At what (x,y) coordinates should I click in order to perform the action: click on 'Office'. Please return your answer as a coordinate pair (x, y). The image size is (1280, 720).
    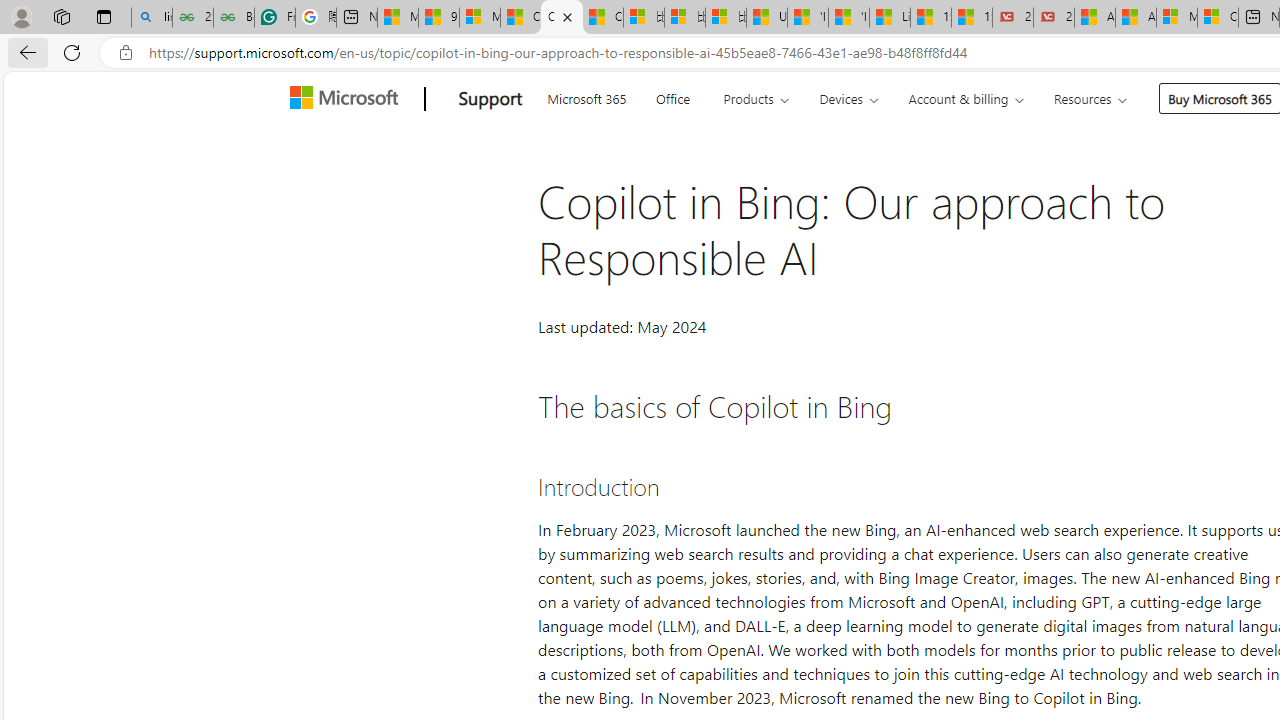
    Looking at the image, I should click on (672, 96).